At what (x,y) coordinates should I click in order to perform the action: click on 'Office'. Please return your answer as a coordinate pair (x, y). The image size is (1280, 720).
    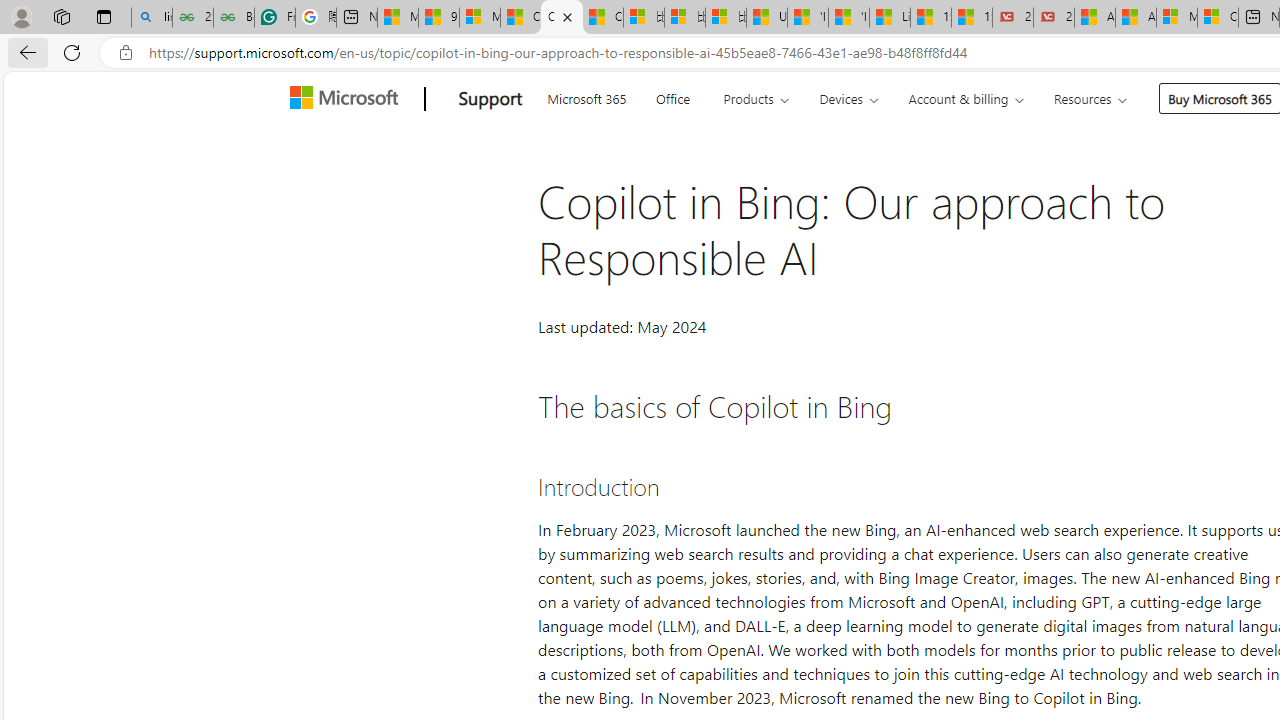
    Looking at the image, I should click on (672, 96).